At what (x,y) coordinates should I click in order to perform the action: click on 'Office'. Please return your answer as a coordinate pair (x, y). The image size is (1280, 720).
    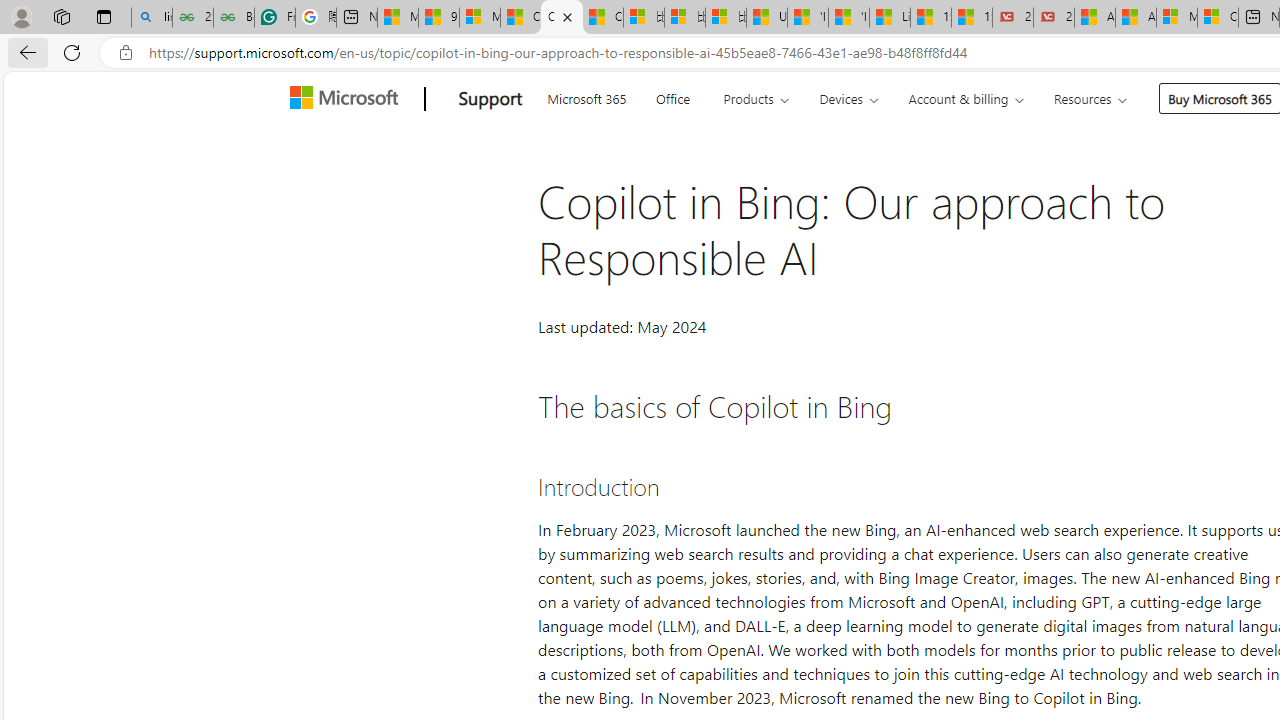
    Looking at the image, I should click on (672, 96).